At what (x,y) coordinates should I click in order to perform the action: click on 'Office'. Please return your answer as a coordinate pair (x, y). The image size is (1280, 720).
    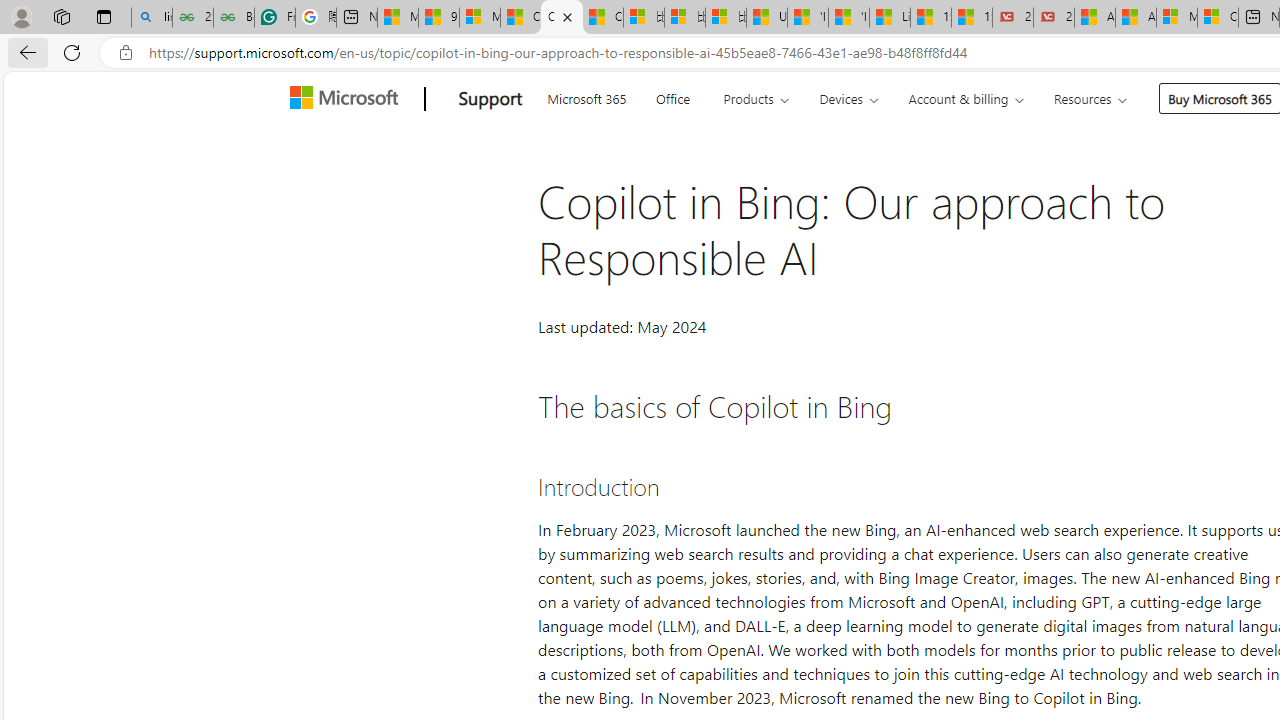
    Looking at the image, I should click on (672, 96).